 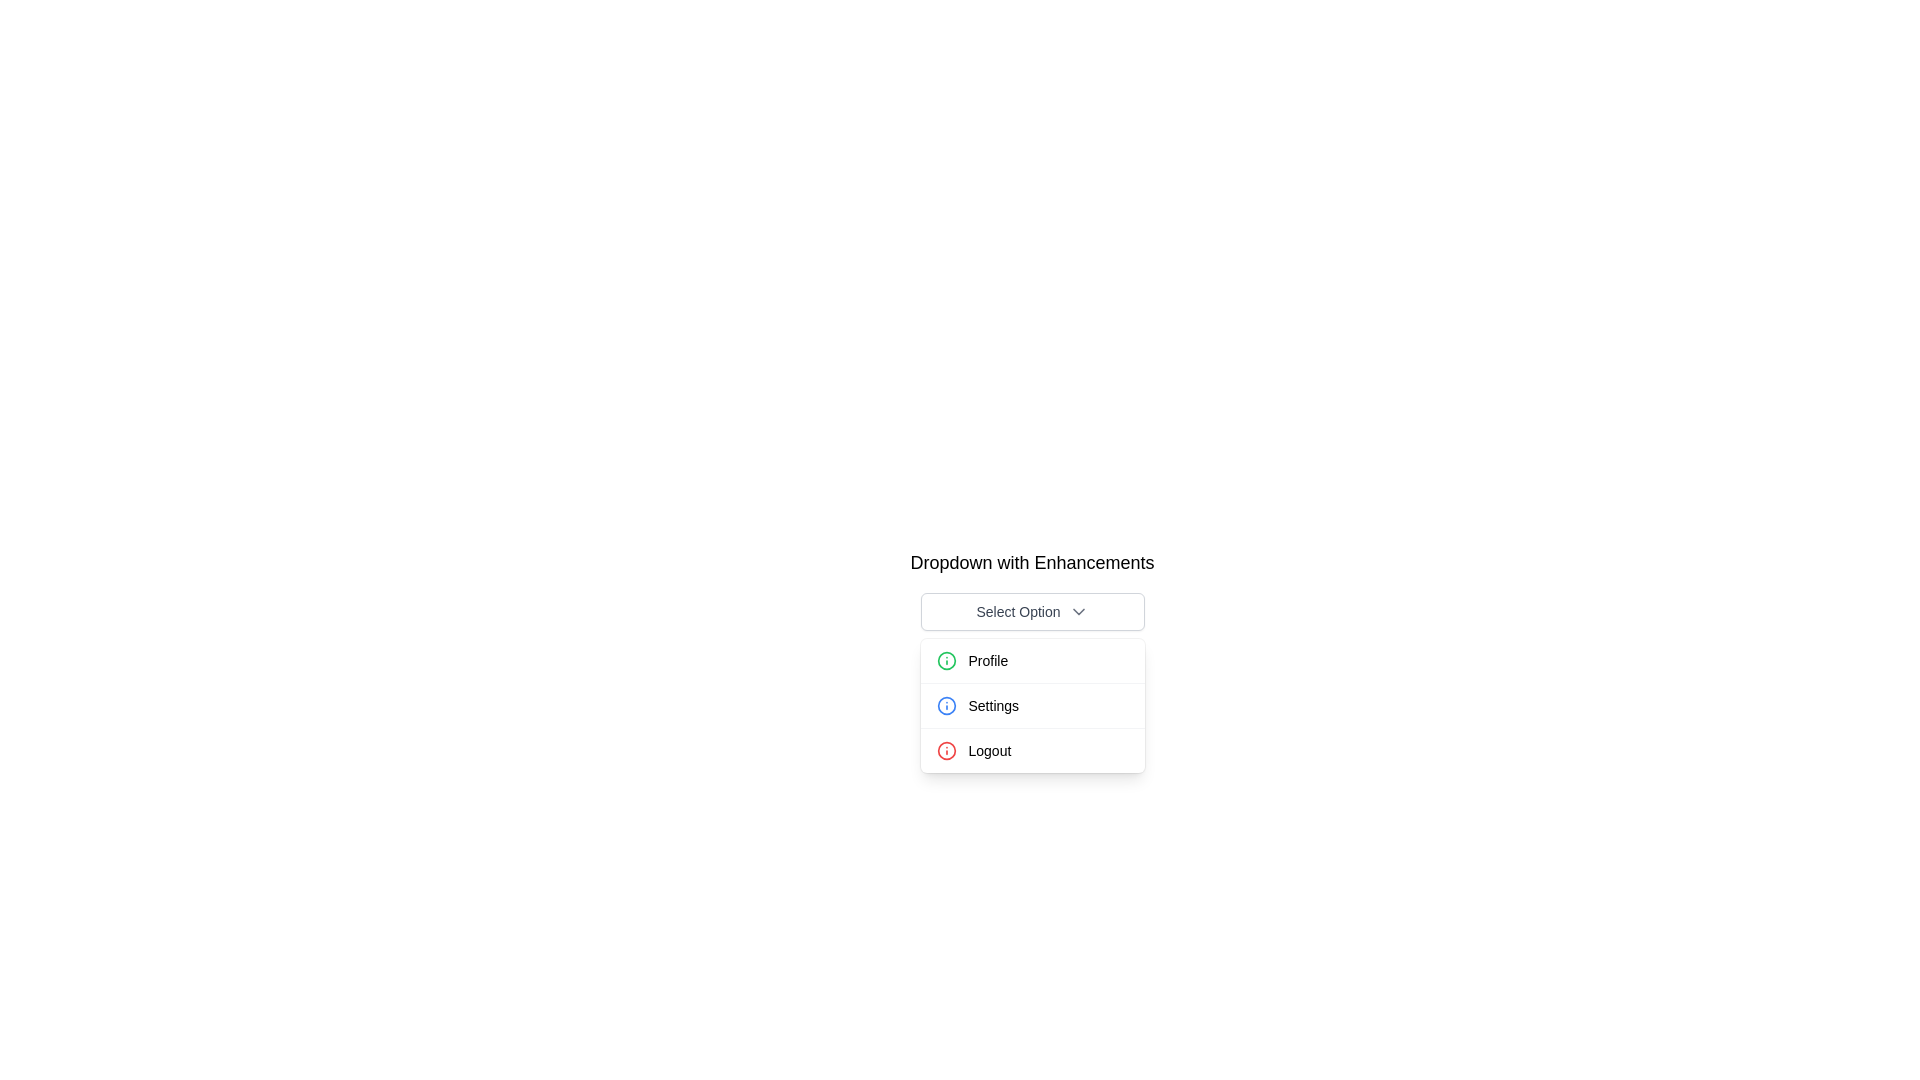 I want to click on the 'Profile' button in the dropdown menu, so click(x=1032, y=660).